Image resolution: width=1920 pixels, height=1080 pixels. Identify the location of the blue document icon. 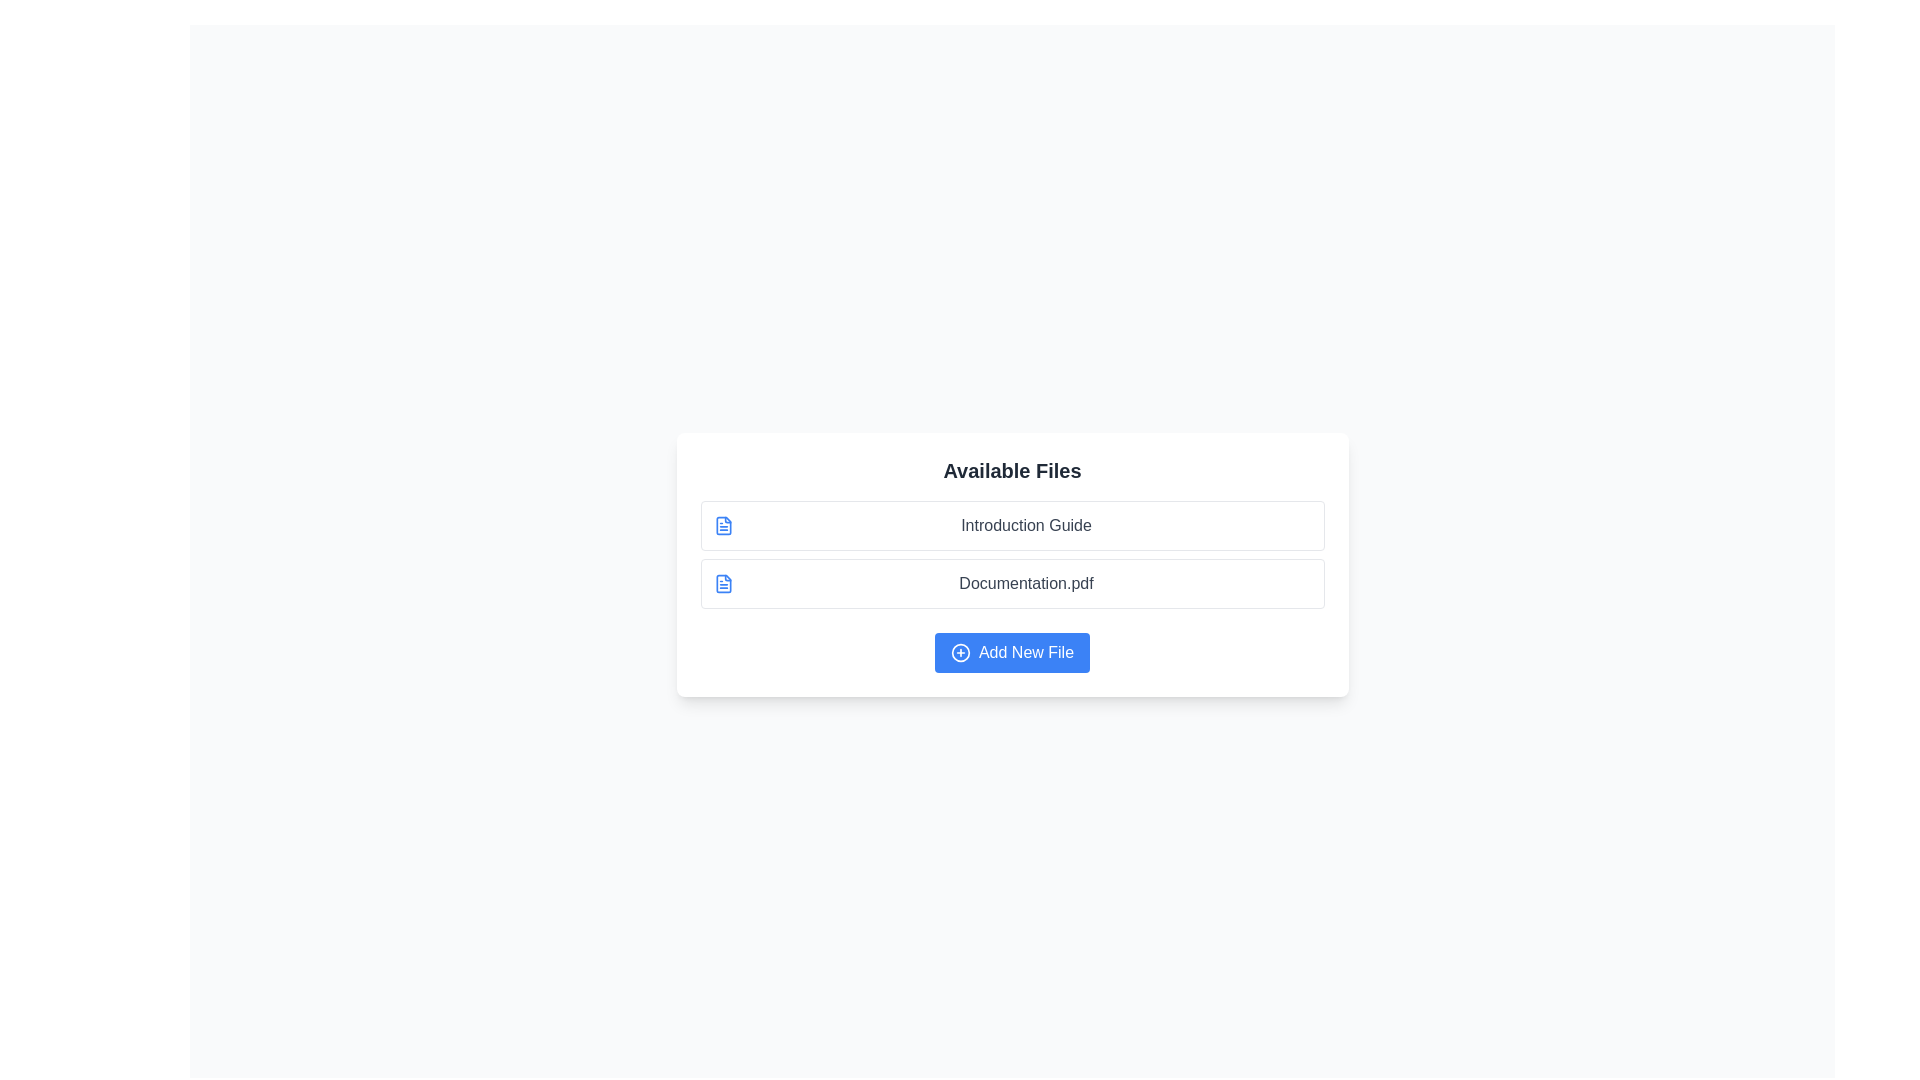
(722, 583).